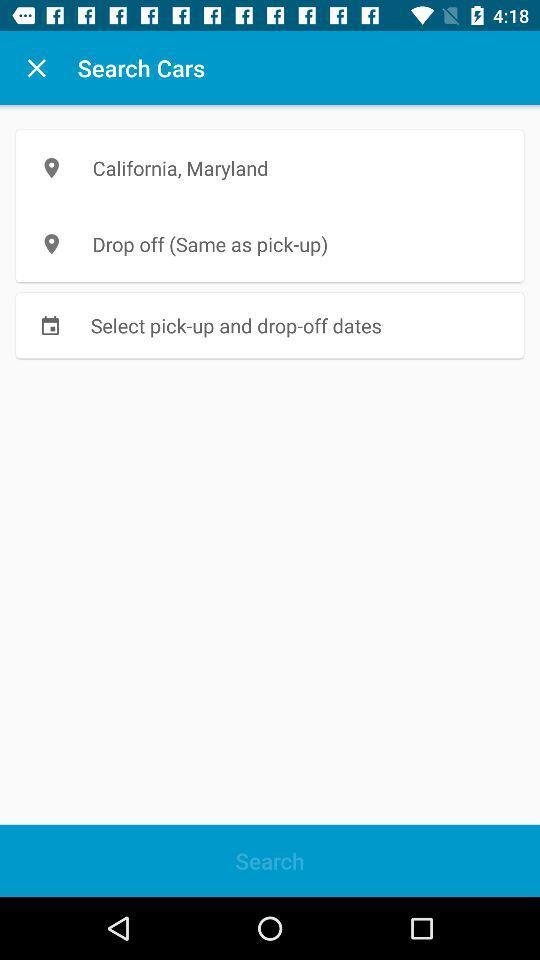 The width and height of the screenshot is (540, 960). Describe the element at coordinates (270, 167) in the screenshot. I see `icon above the drop off same` at that location.